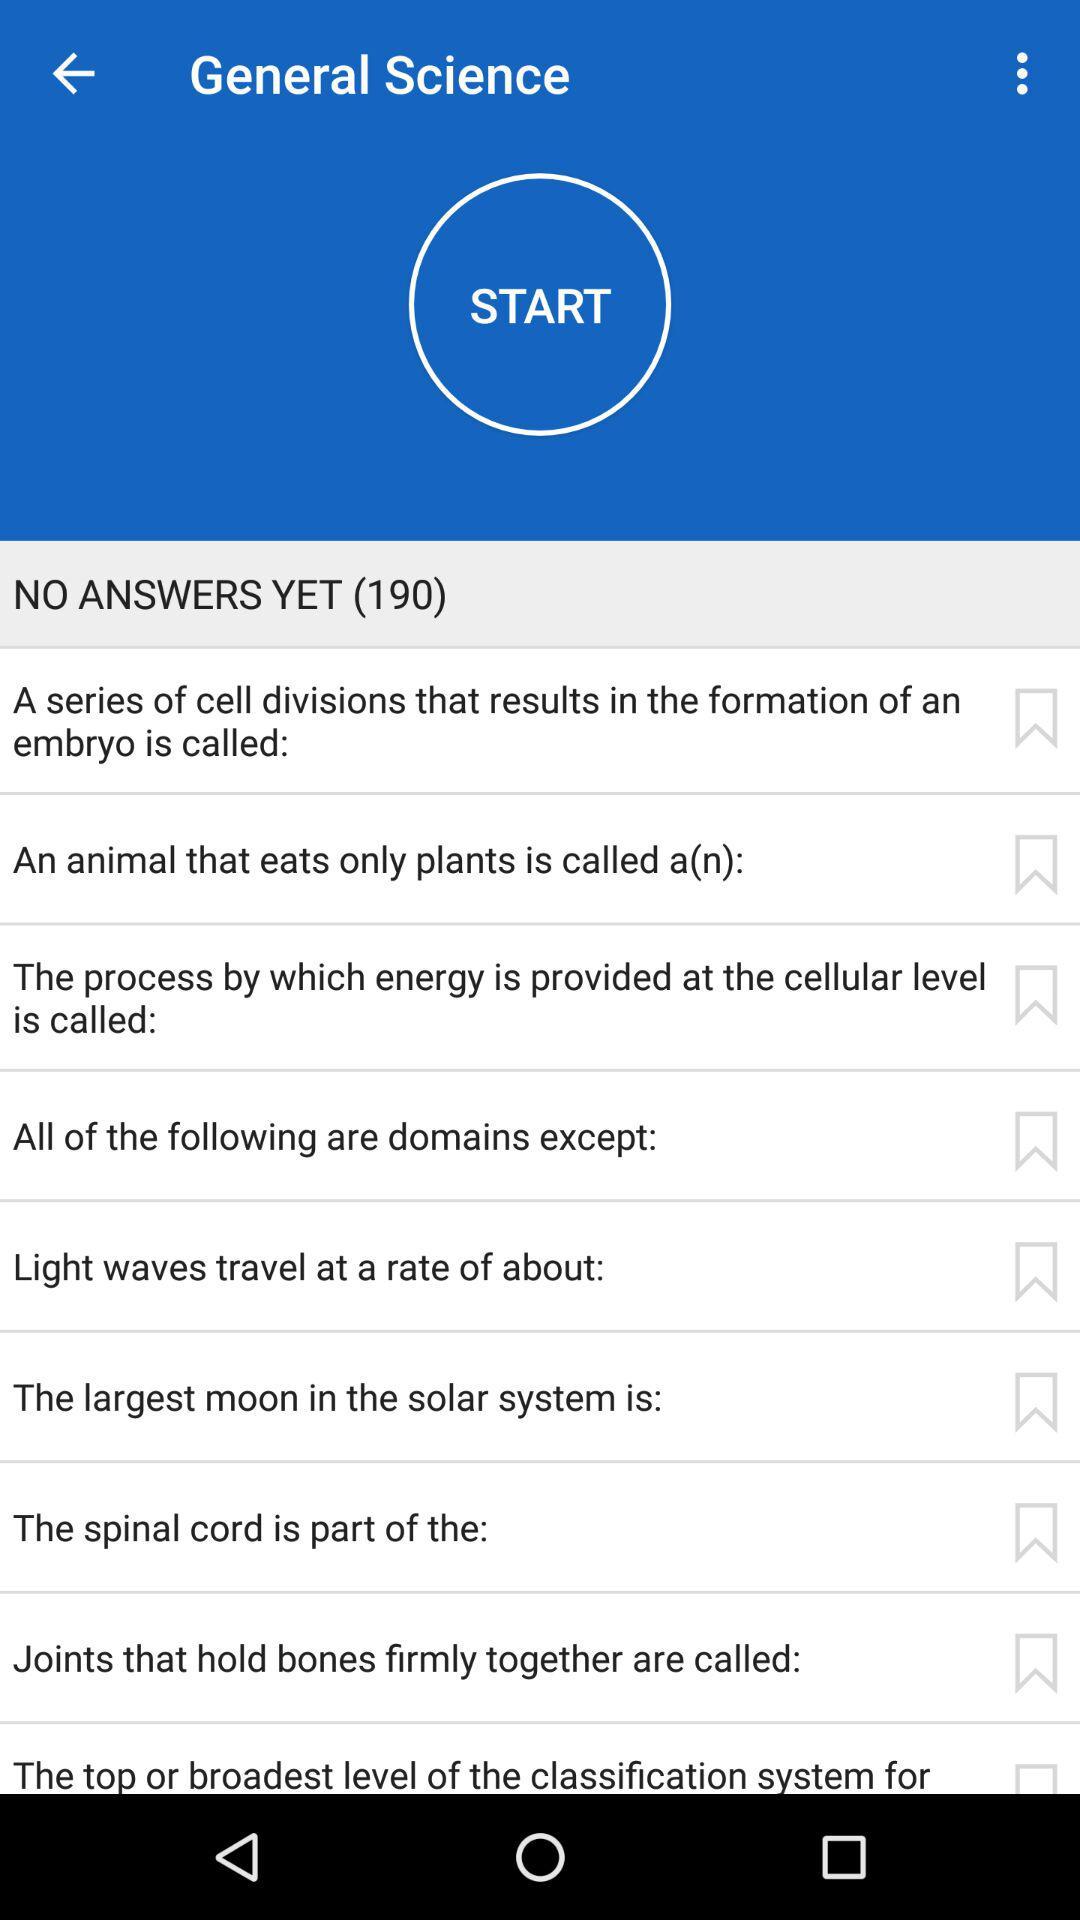 The image size is (1080, 1920). Describe the element at coordinates (1035, 1778) in the screenshot. I see `the app next to the top or icon` at that location.